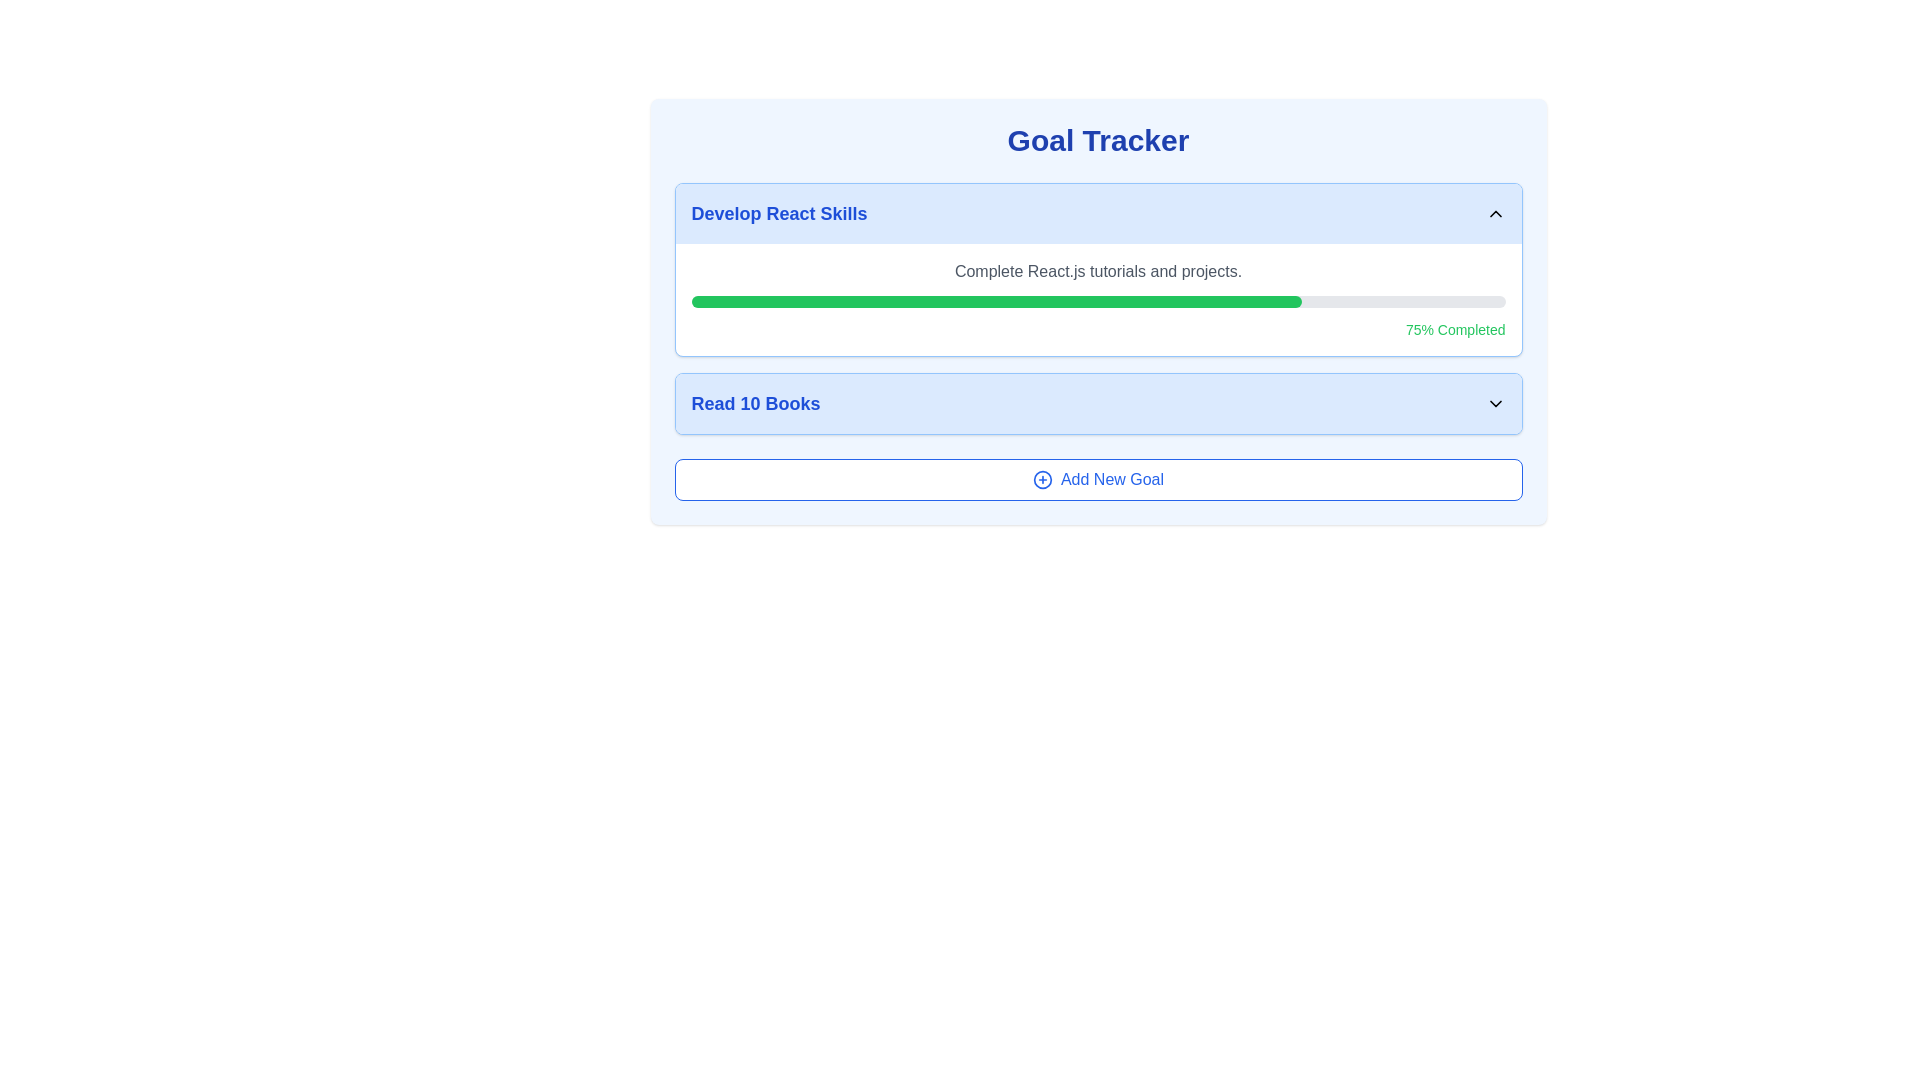  Describe the element at coordinates (1097, 404) in the screenshot. I see `on the dropdown menu labeled 'Read 10 Books', which is the second item in the list` at that location.